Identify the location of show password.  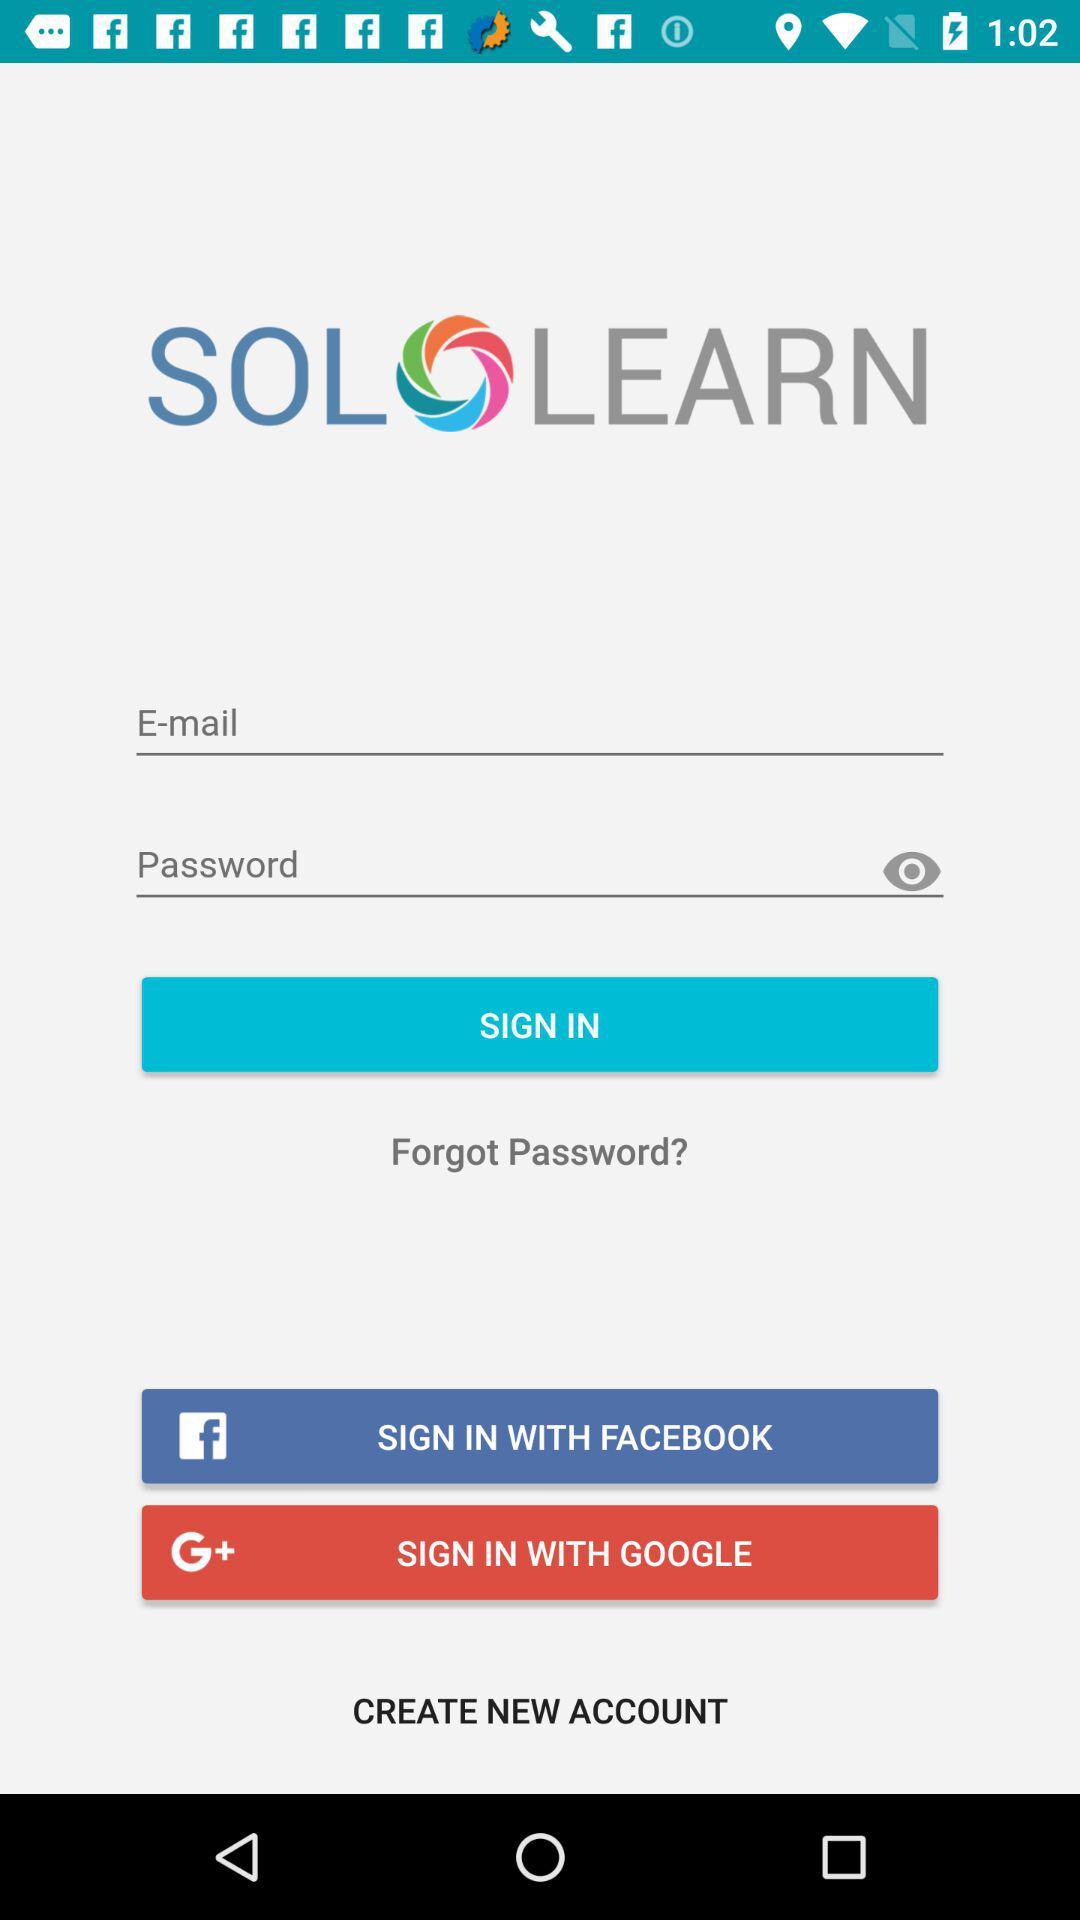
(911, 872).